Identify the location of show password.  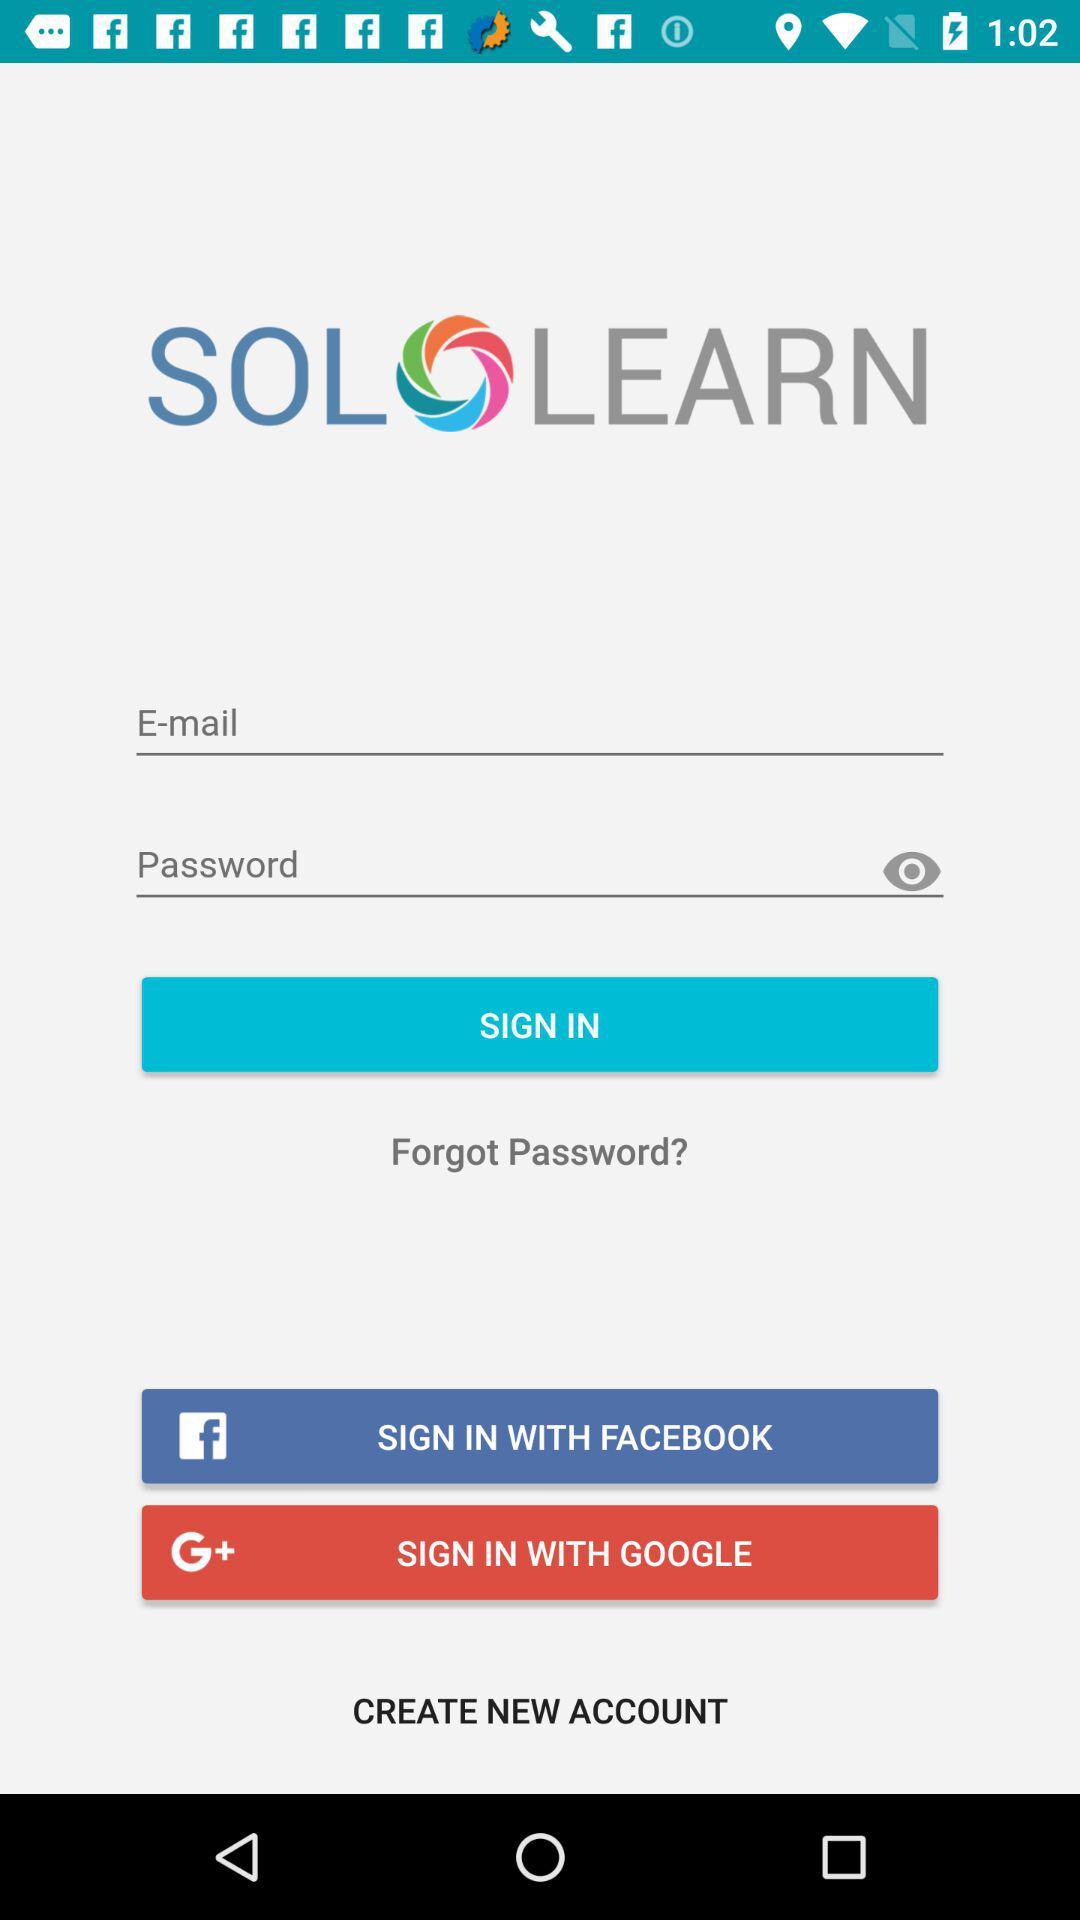
(911, 872).